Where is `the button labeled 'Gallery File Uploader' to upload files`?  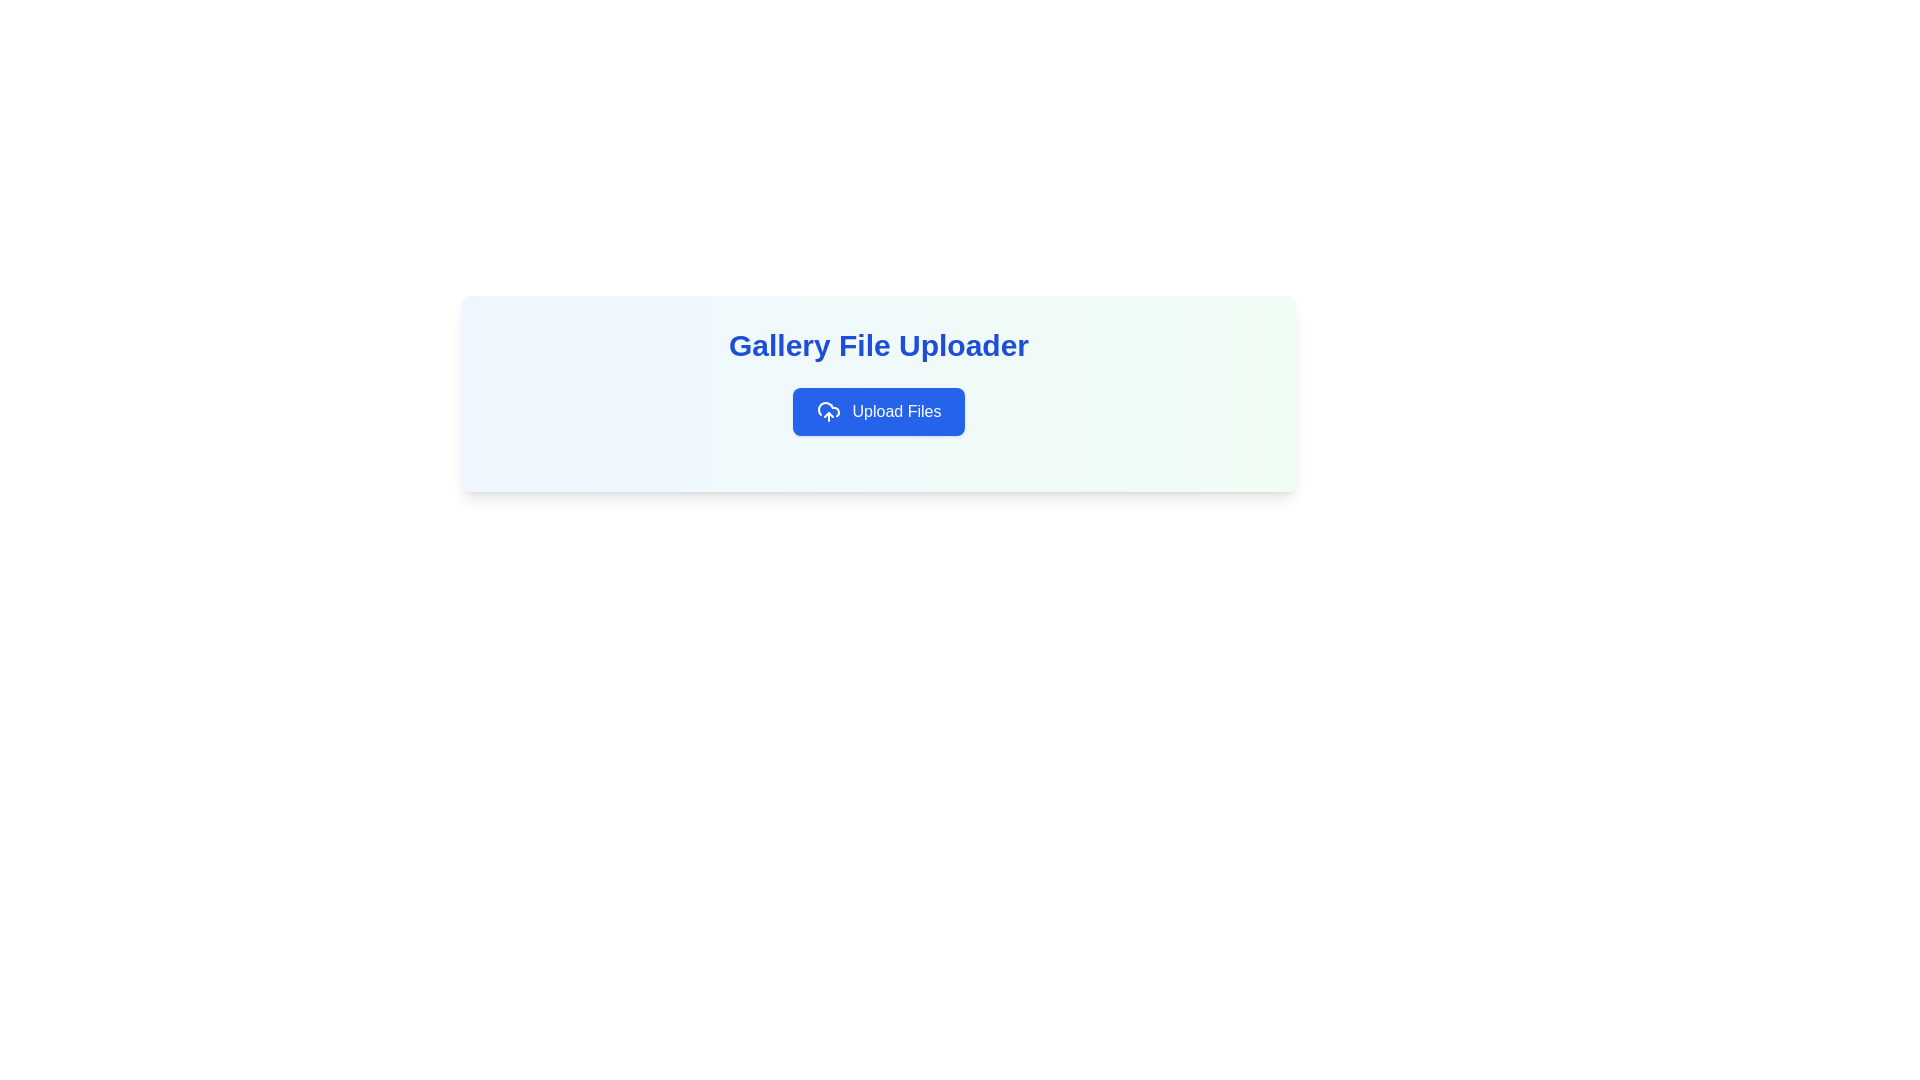
the button labeled 'Gallery File Uploader' to upload files is located at coordinates (878, 411).